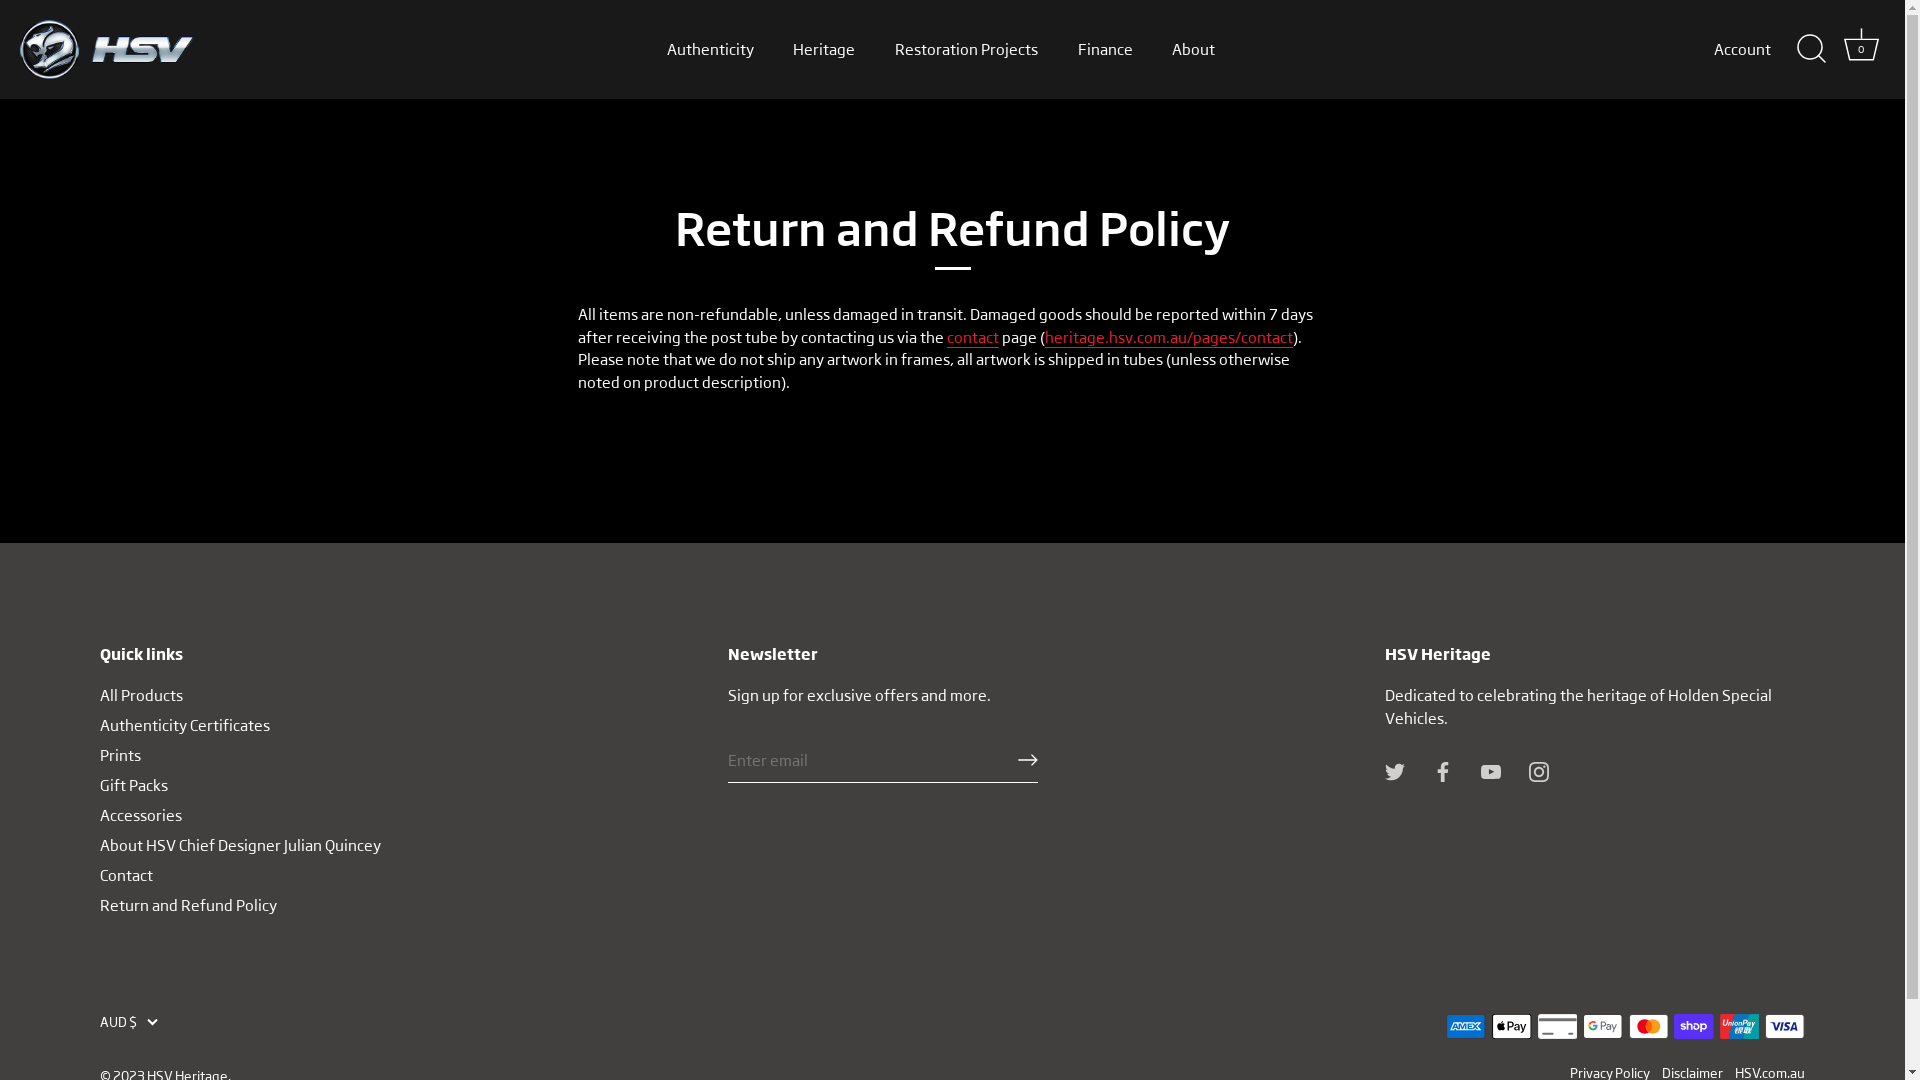 This screenshot has width=1920, height=1080. I want to click on 'Return and Refund Policy', so click(188, 904).